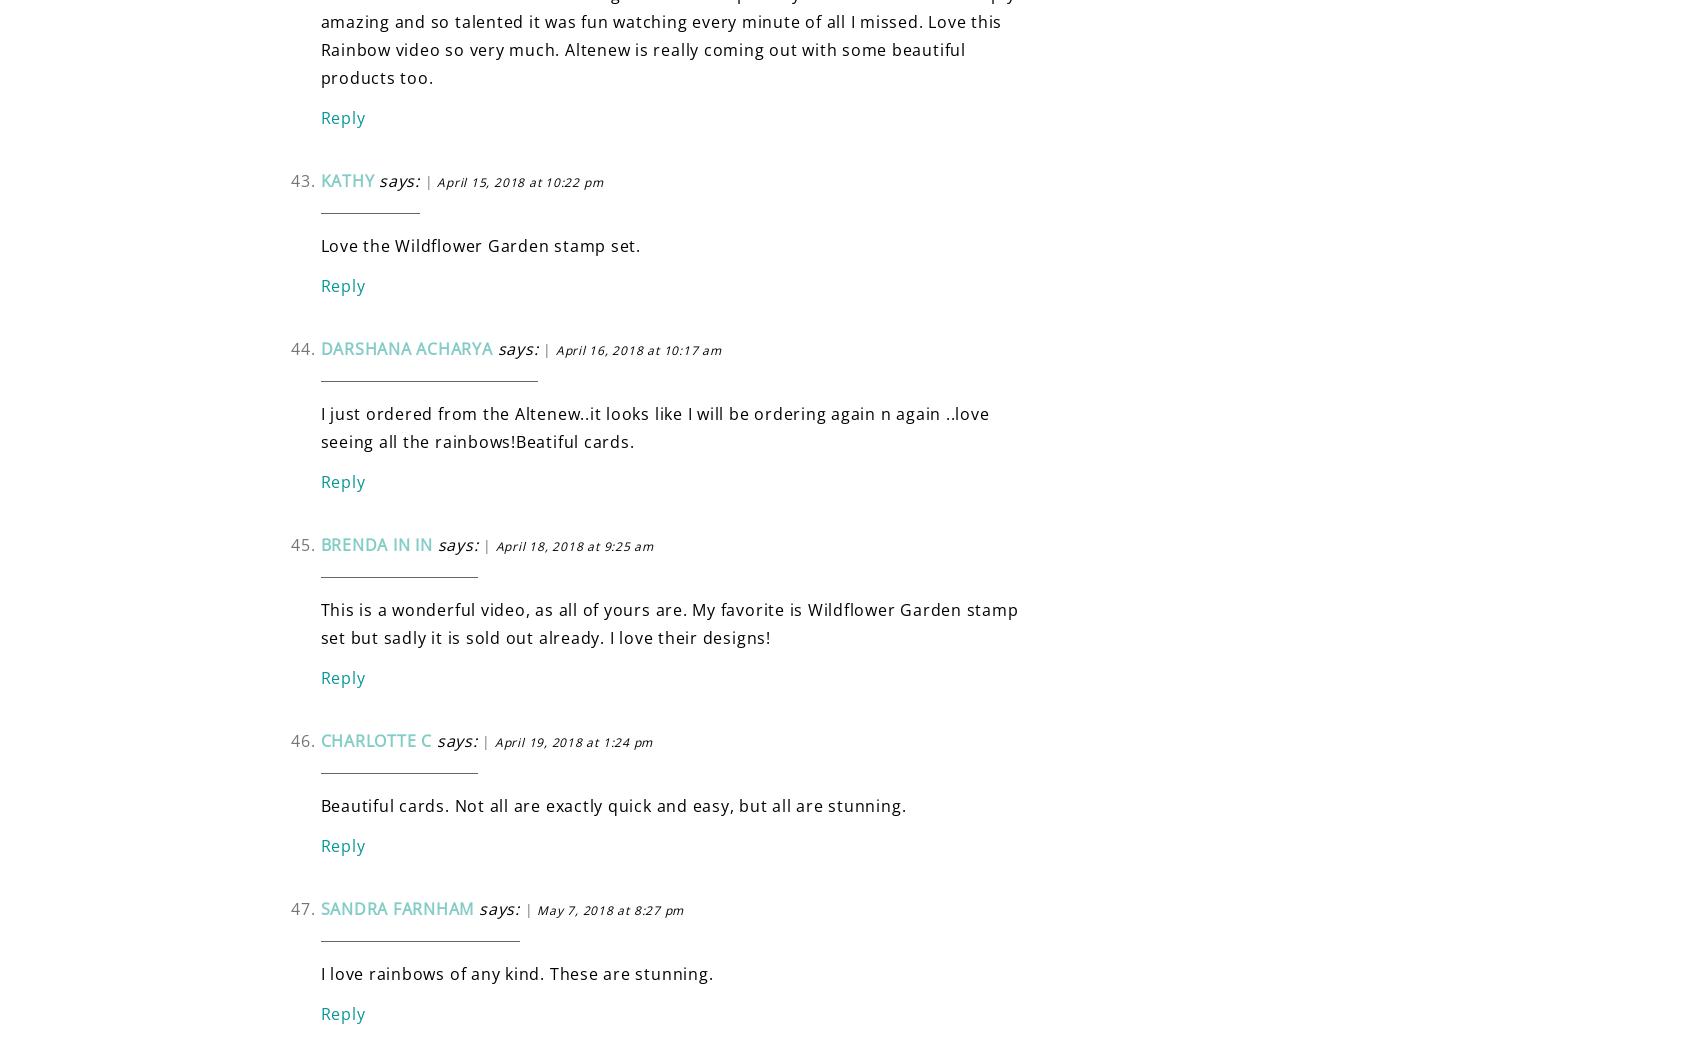  What do you see at coordinates (612, 804) in the screenshot?
I see `'Beautiful cards.  Not all are exactly quick and easy, but all are stunning.'` at bounding box center [612, 804].